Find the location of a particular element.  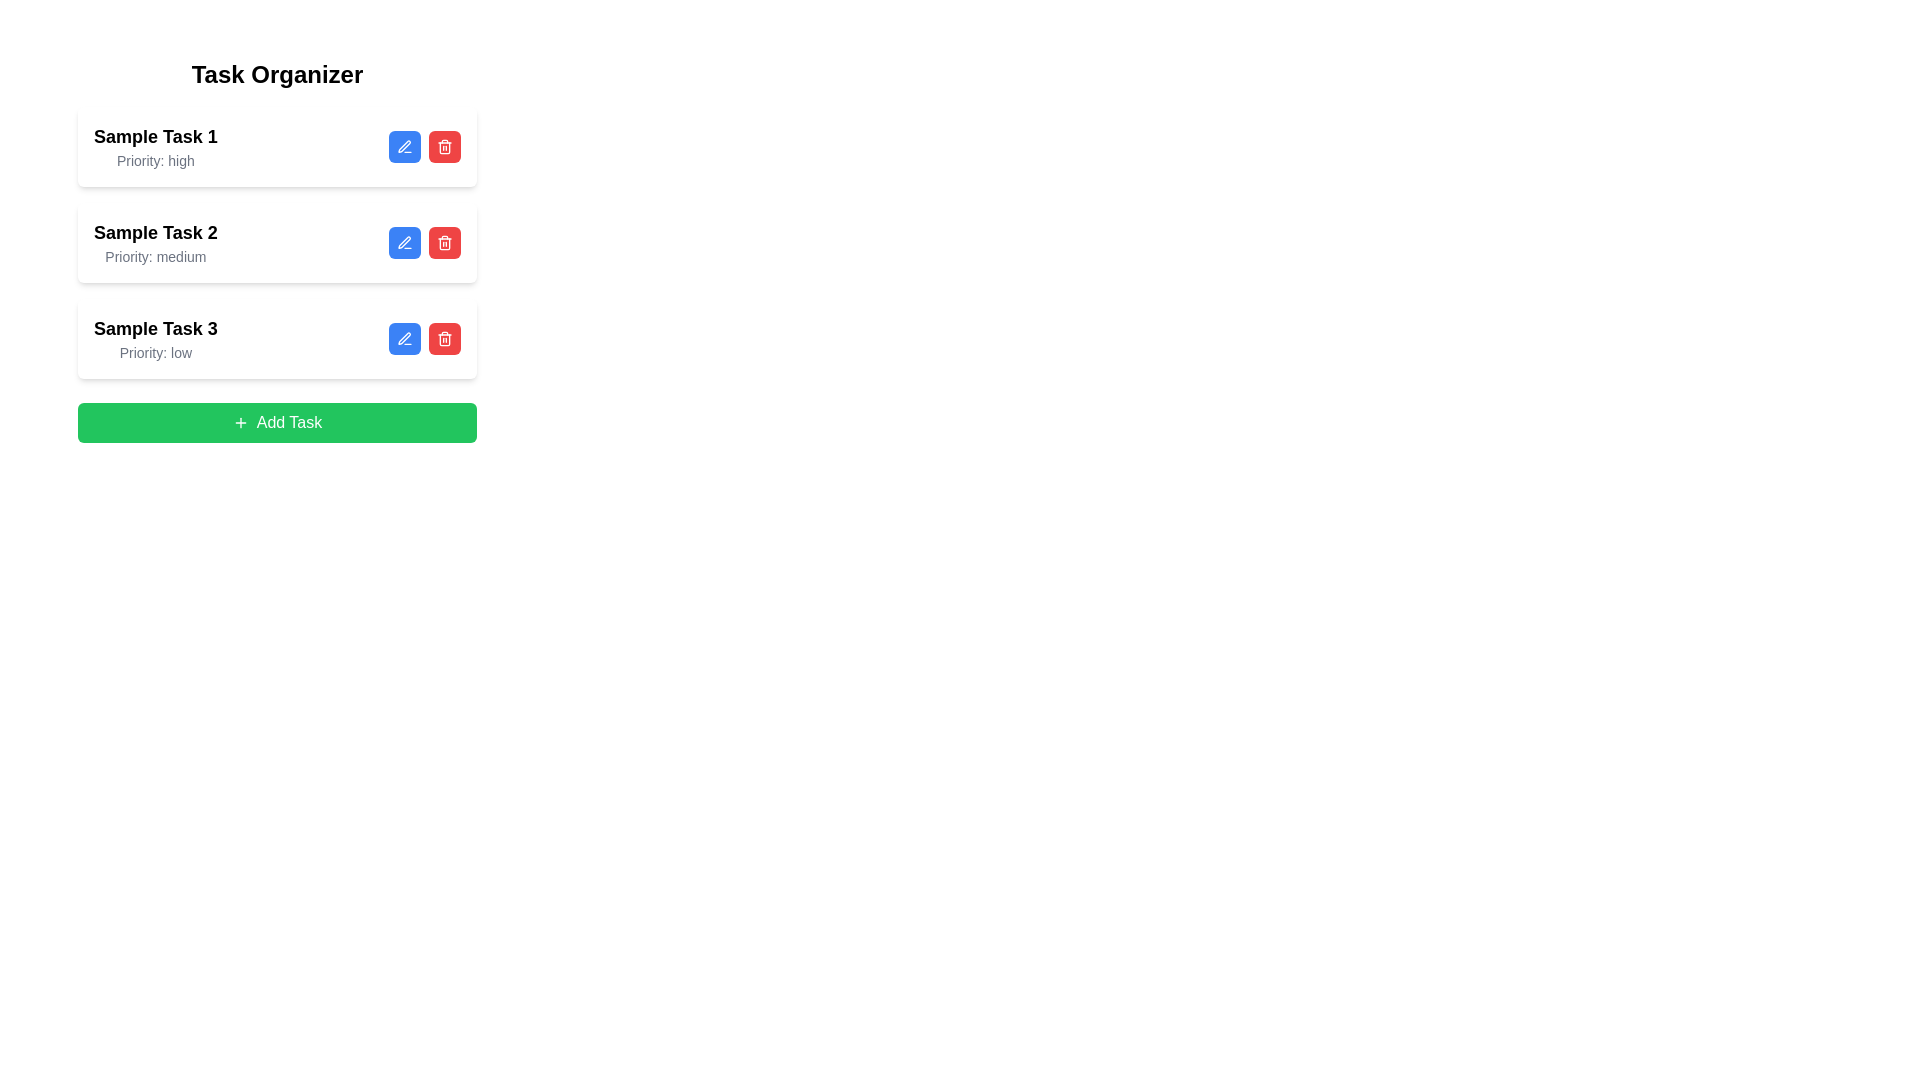

the text display of the second task description in the task list, positioned between 'Sample Task 1' and 'Sample Task 3' under the 'Task Organizer' section is located at coordinates (154, 242).